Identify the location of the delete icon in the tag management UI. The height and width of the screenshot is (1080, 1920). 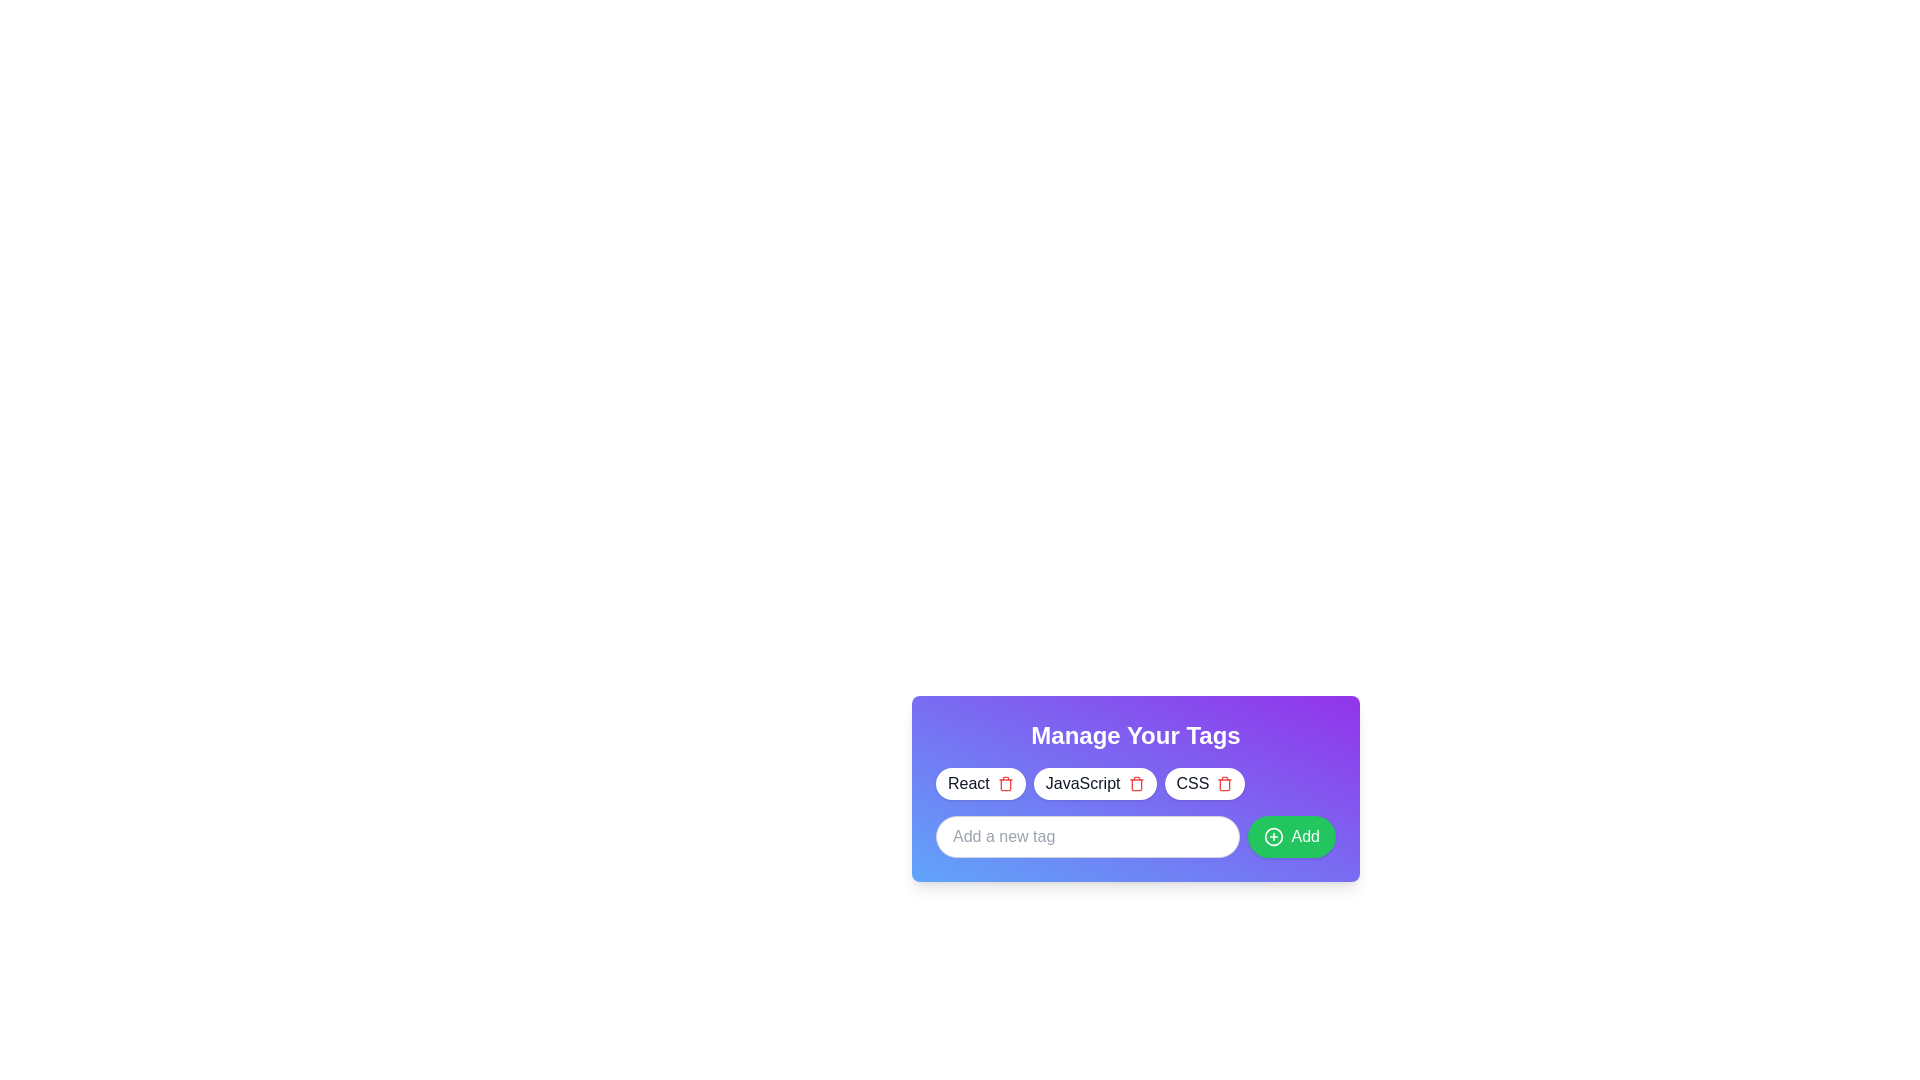
(1136, 782).